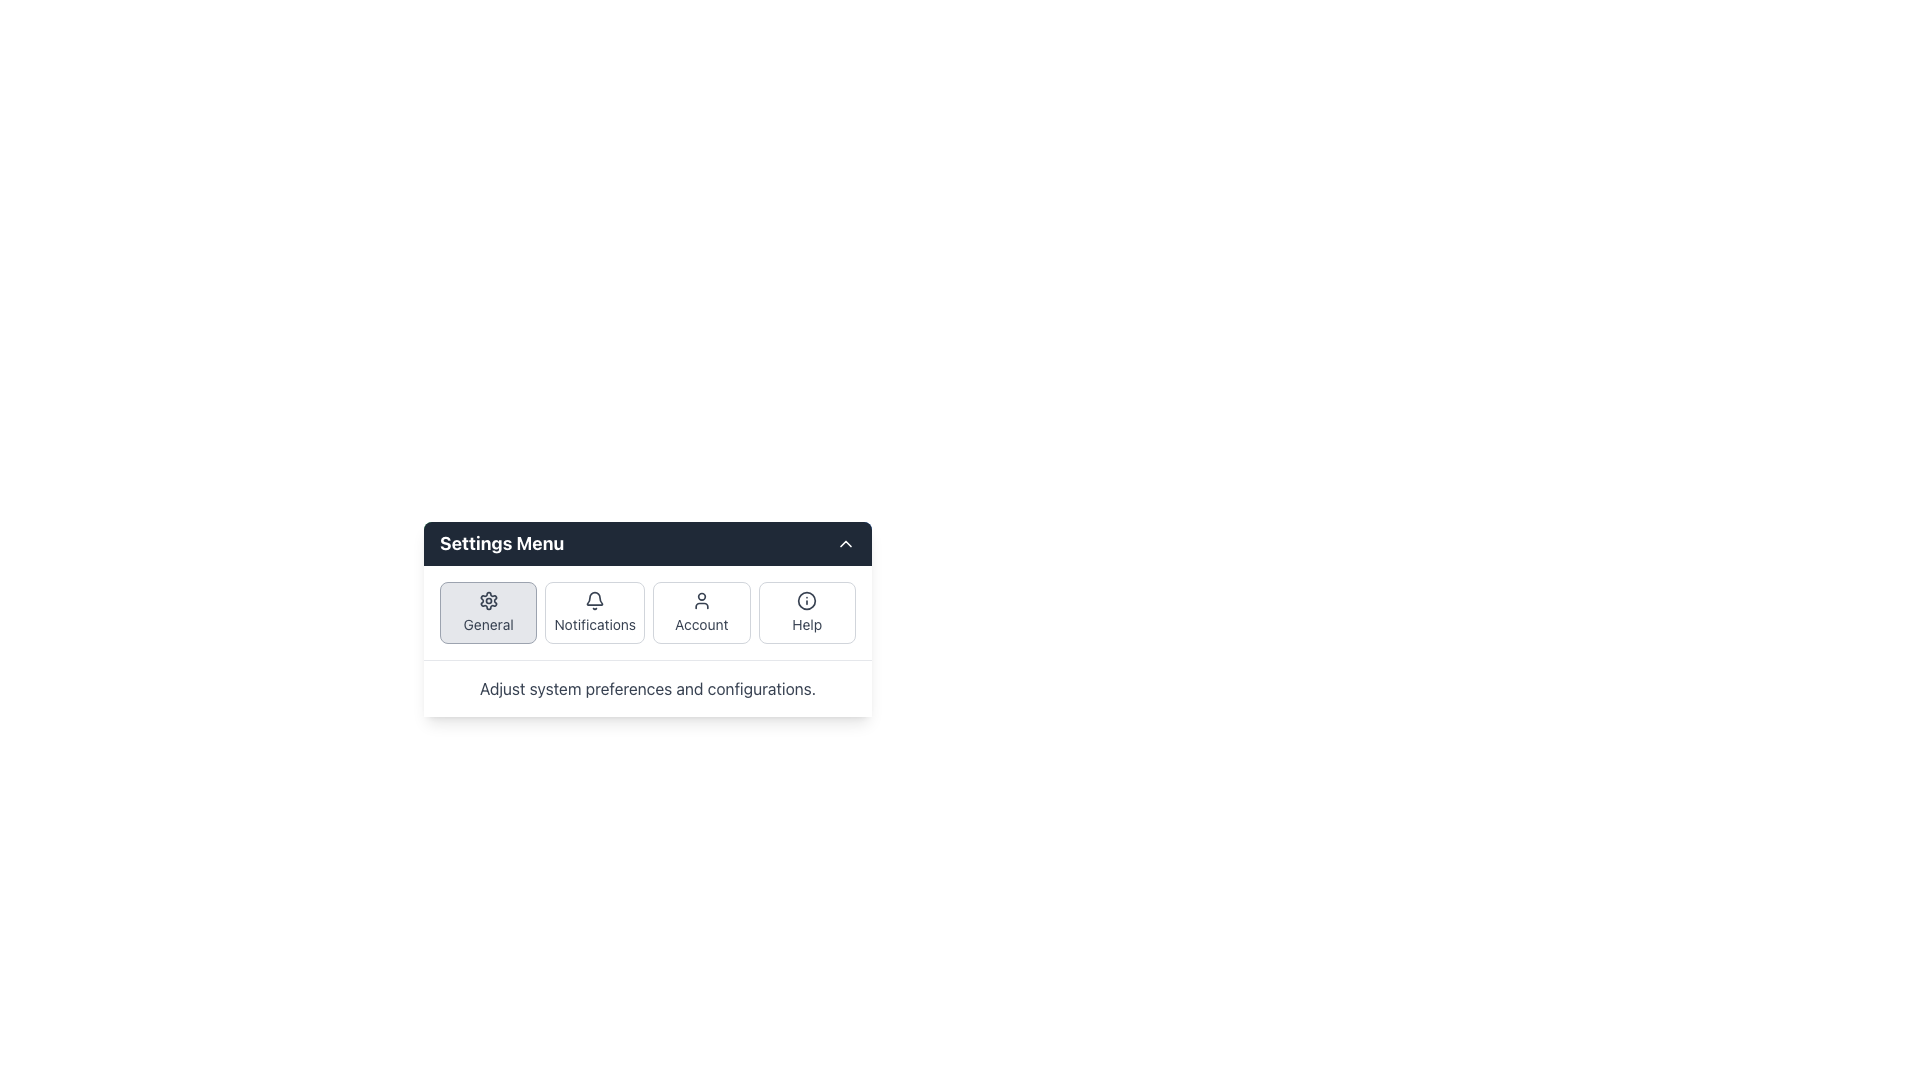  I want to click on the circular graphic element of the 'Help' icon located at the bottom right corner of the settings menu, so click(807, 600).